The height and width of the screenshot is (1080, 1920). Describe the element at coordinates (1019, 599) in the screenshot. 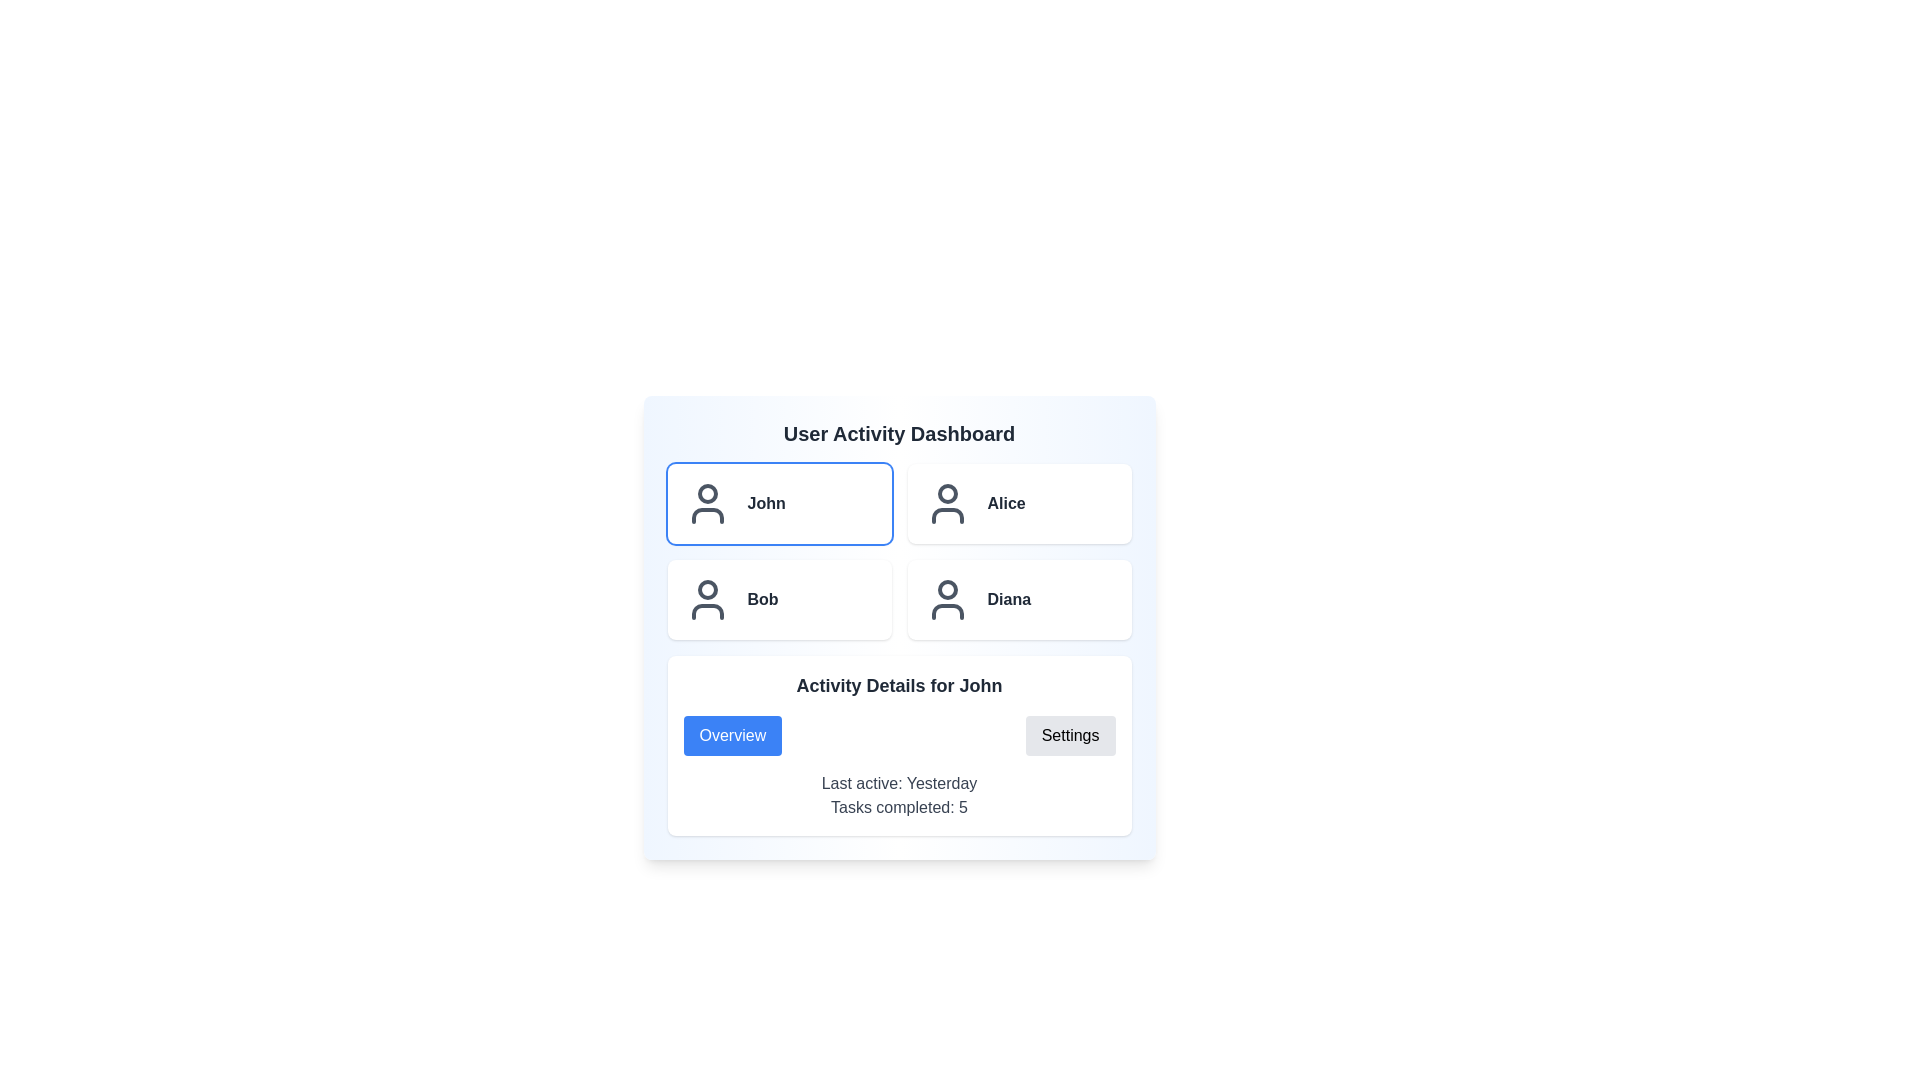

I see `the user card for 'Diana', which has a white background, rounded corners, and includes a user icon and the name 'Diana' in bold dark gray font` at that location.